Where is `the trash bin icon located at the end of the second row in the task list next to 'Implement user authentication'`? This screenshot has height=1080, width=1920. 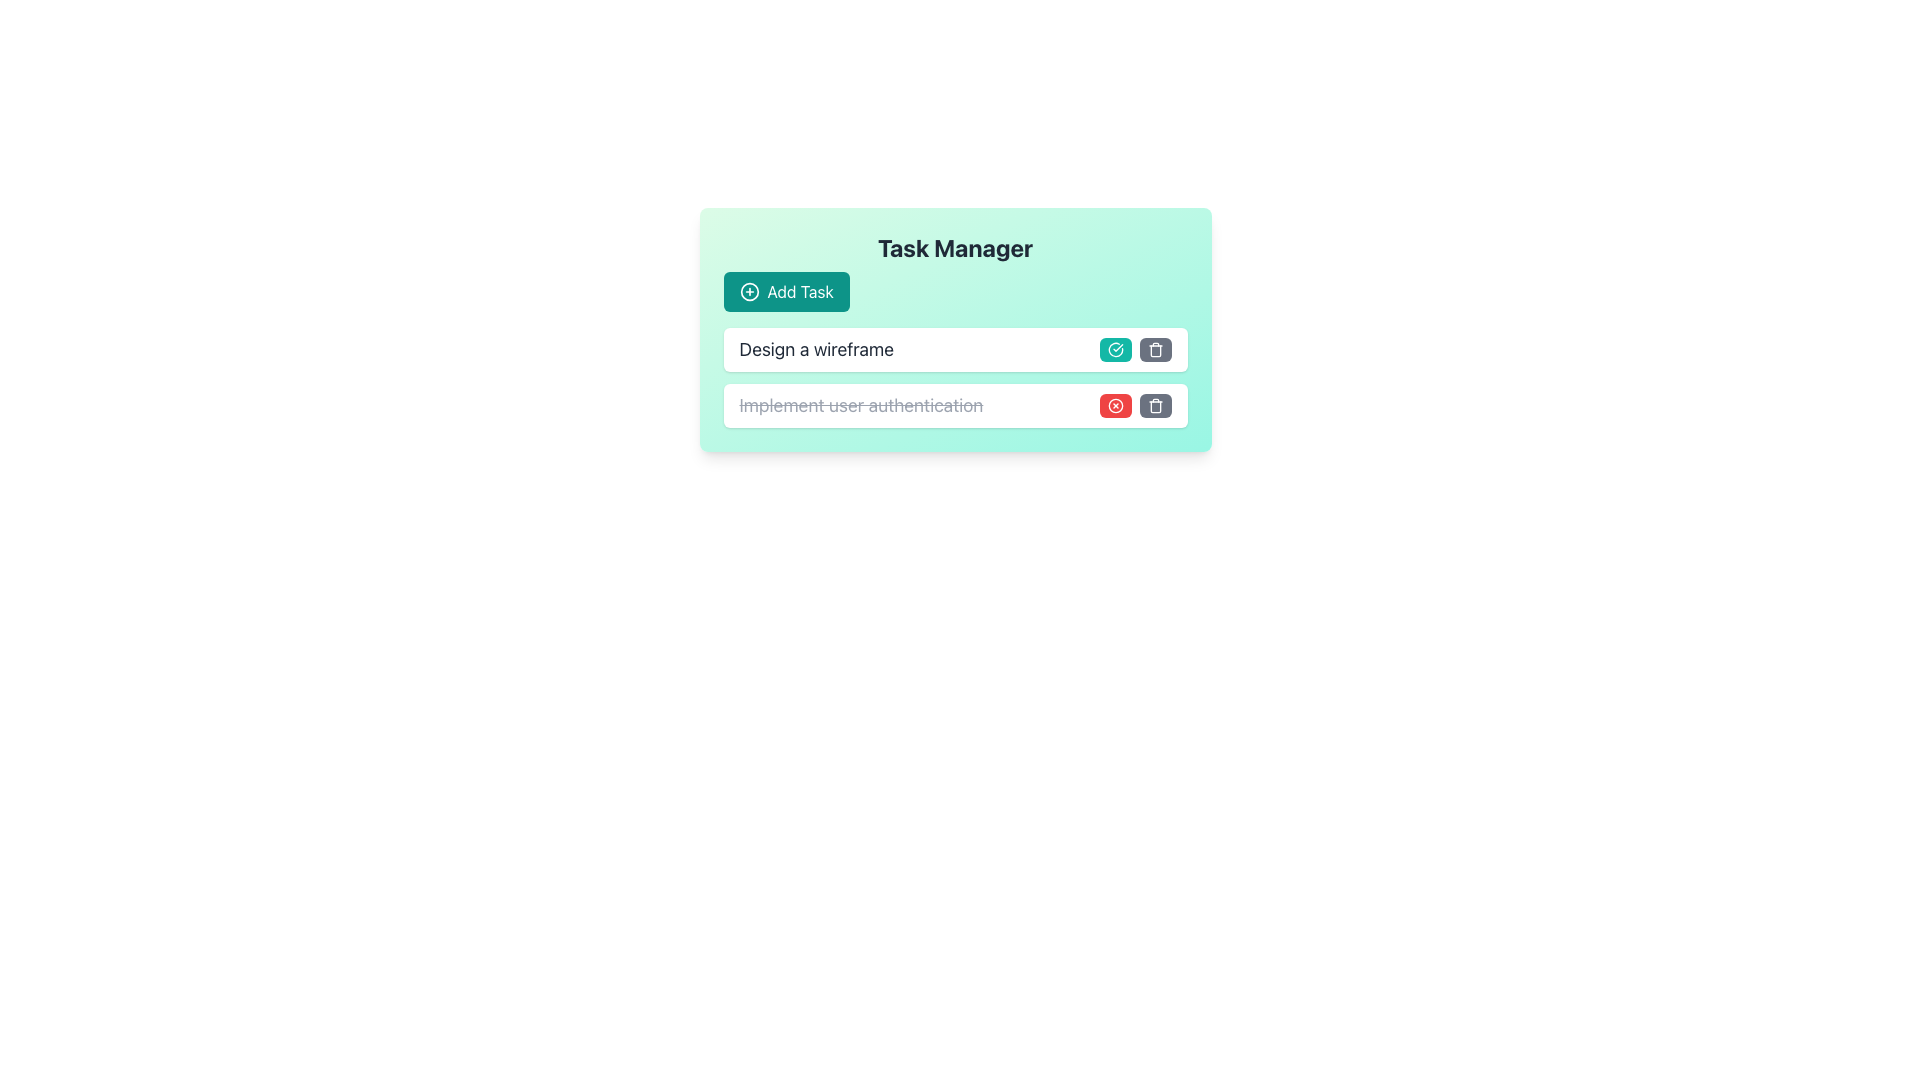 the trash bin icon located at the end of the second row in the task list next to 'Implement user authentication' is located at coordinates (1155, 405).